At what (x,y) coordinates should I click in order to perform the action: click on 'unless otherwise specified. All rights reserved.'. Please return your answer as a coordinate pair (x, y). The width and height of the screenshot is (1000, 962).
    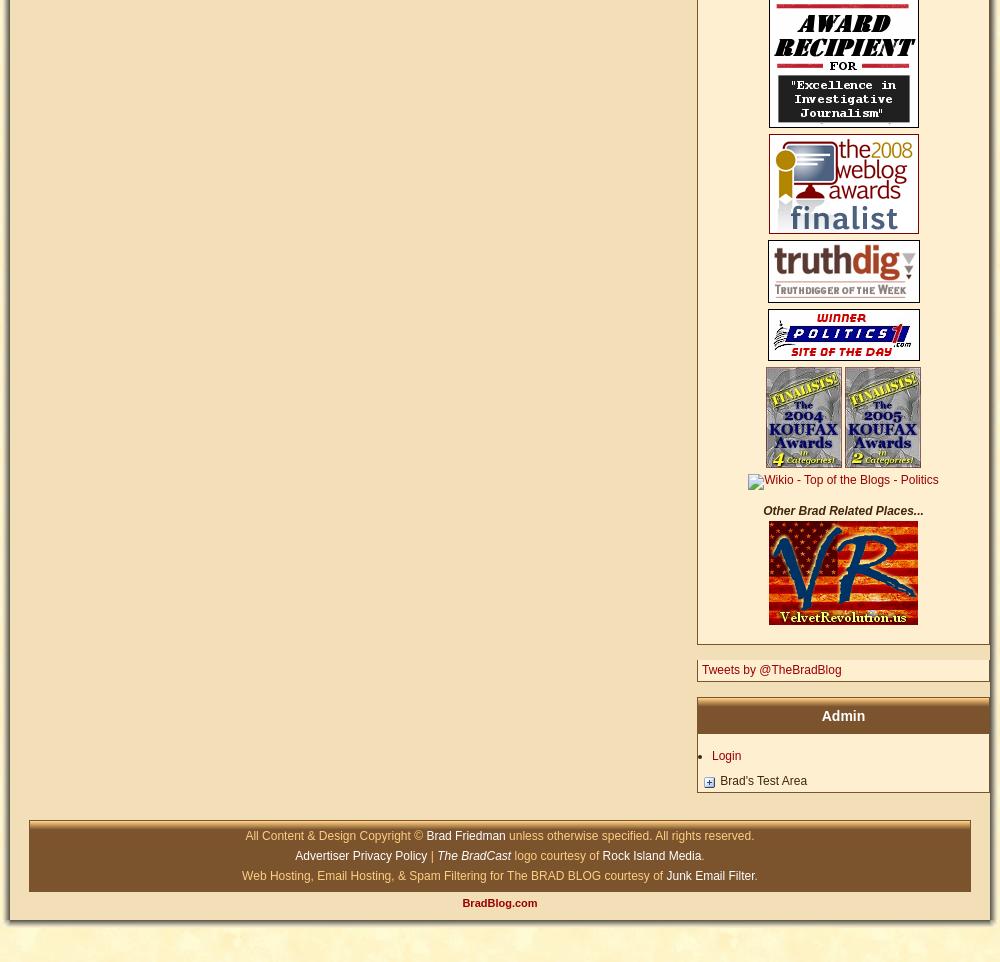
    Looking at the image, I should click on (629, 835).